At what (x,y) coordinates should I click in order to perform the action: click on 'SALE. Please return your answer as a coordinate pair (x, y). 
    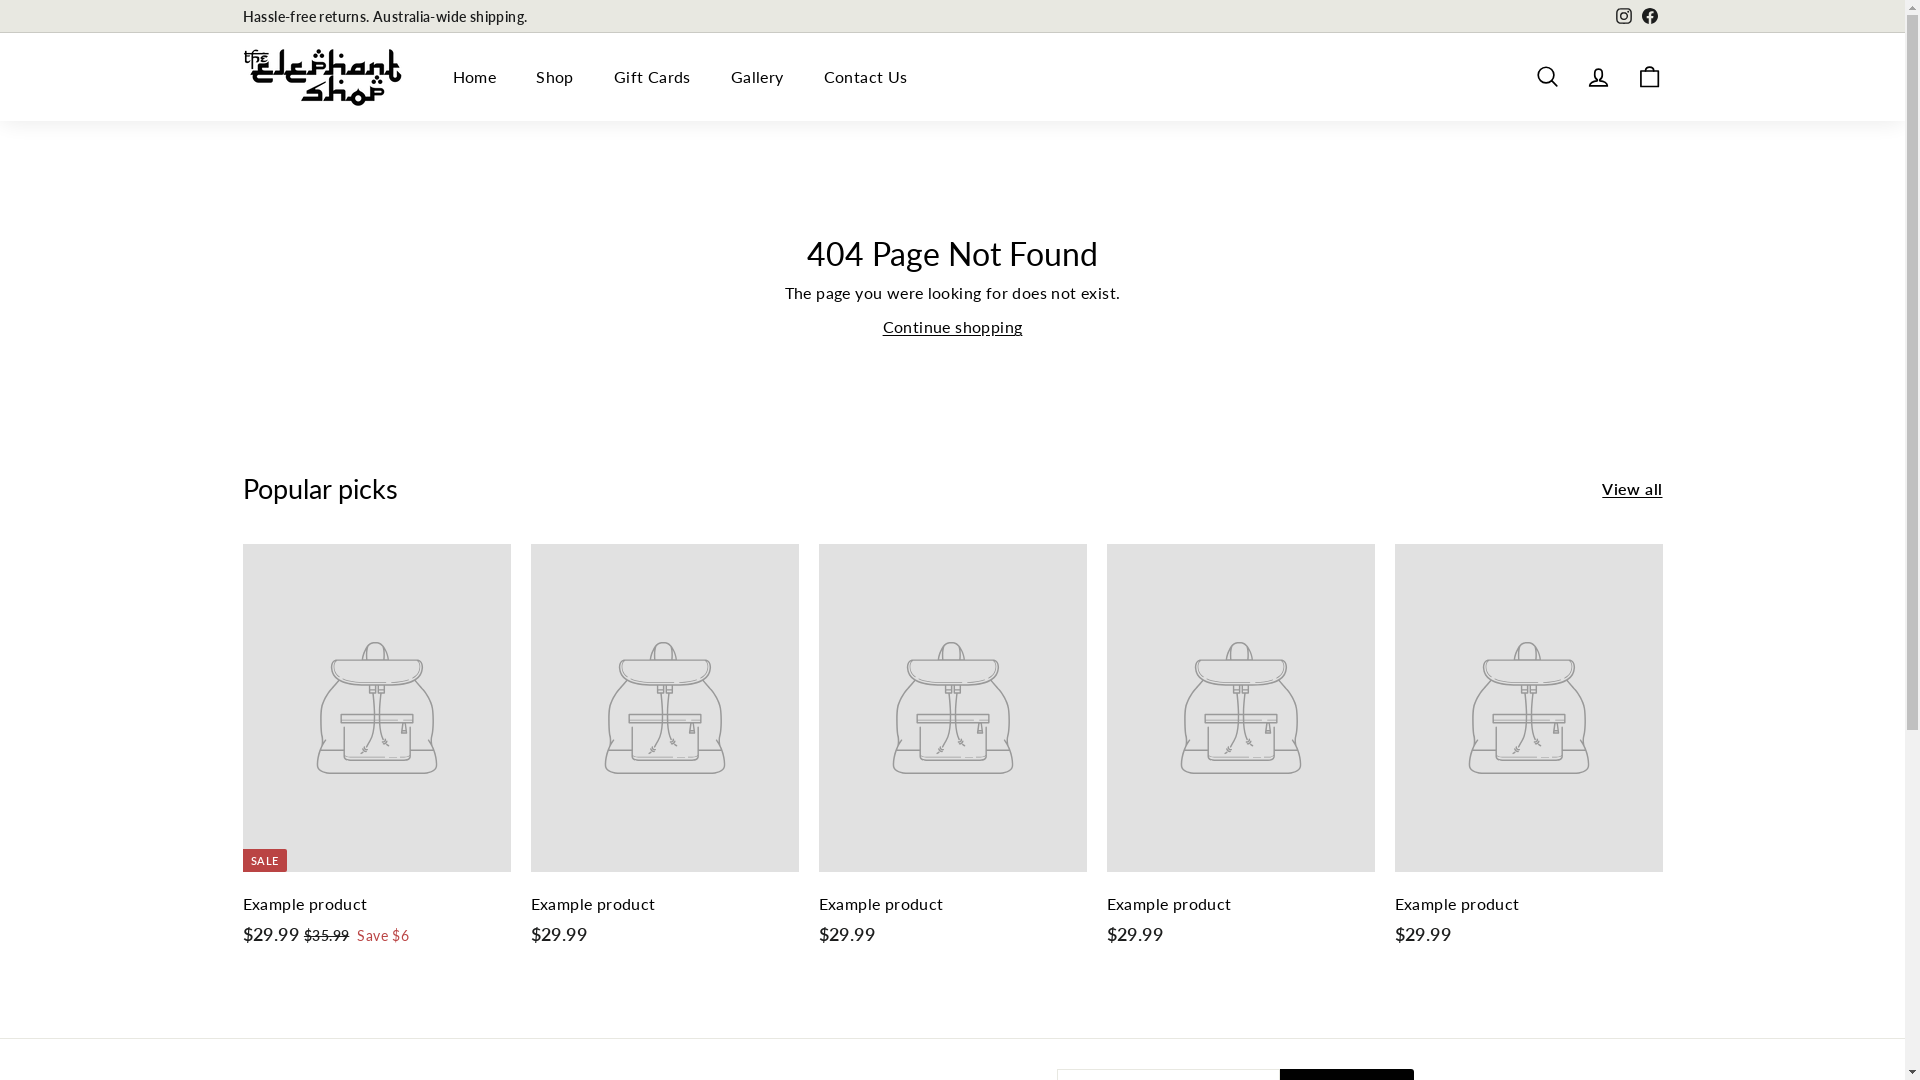
    Looking at the image, I should click on (375, 756).